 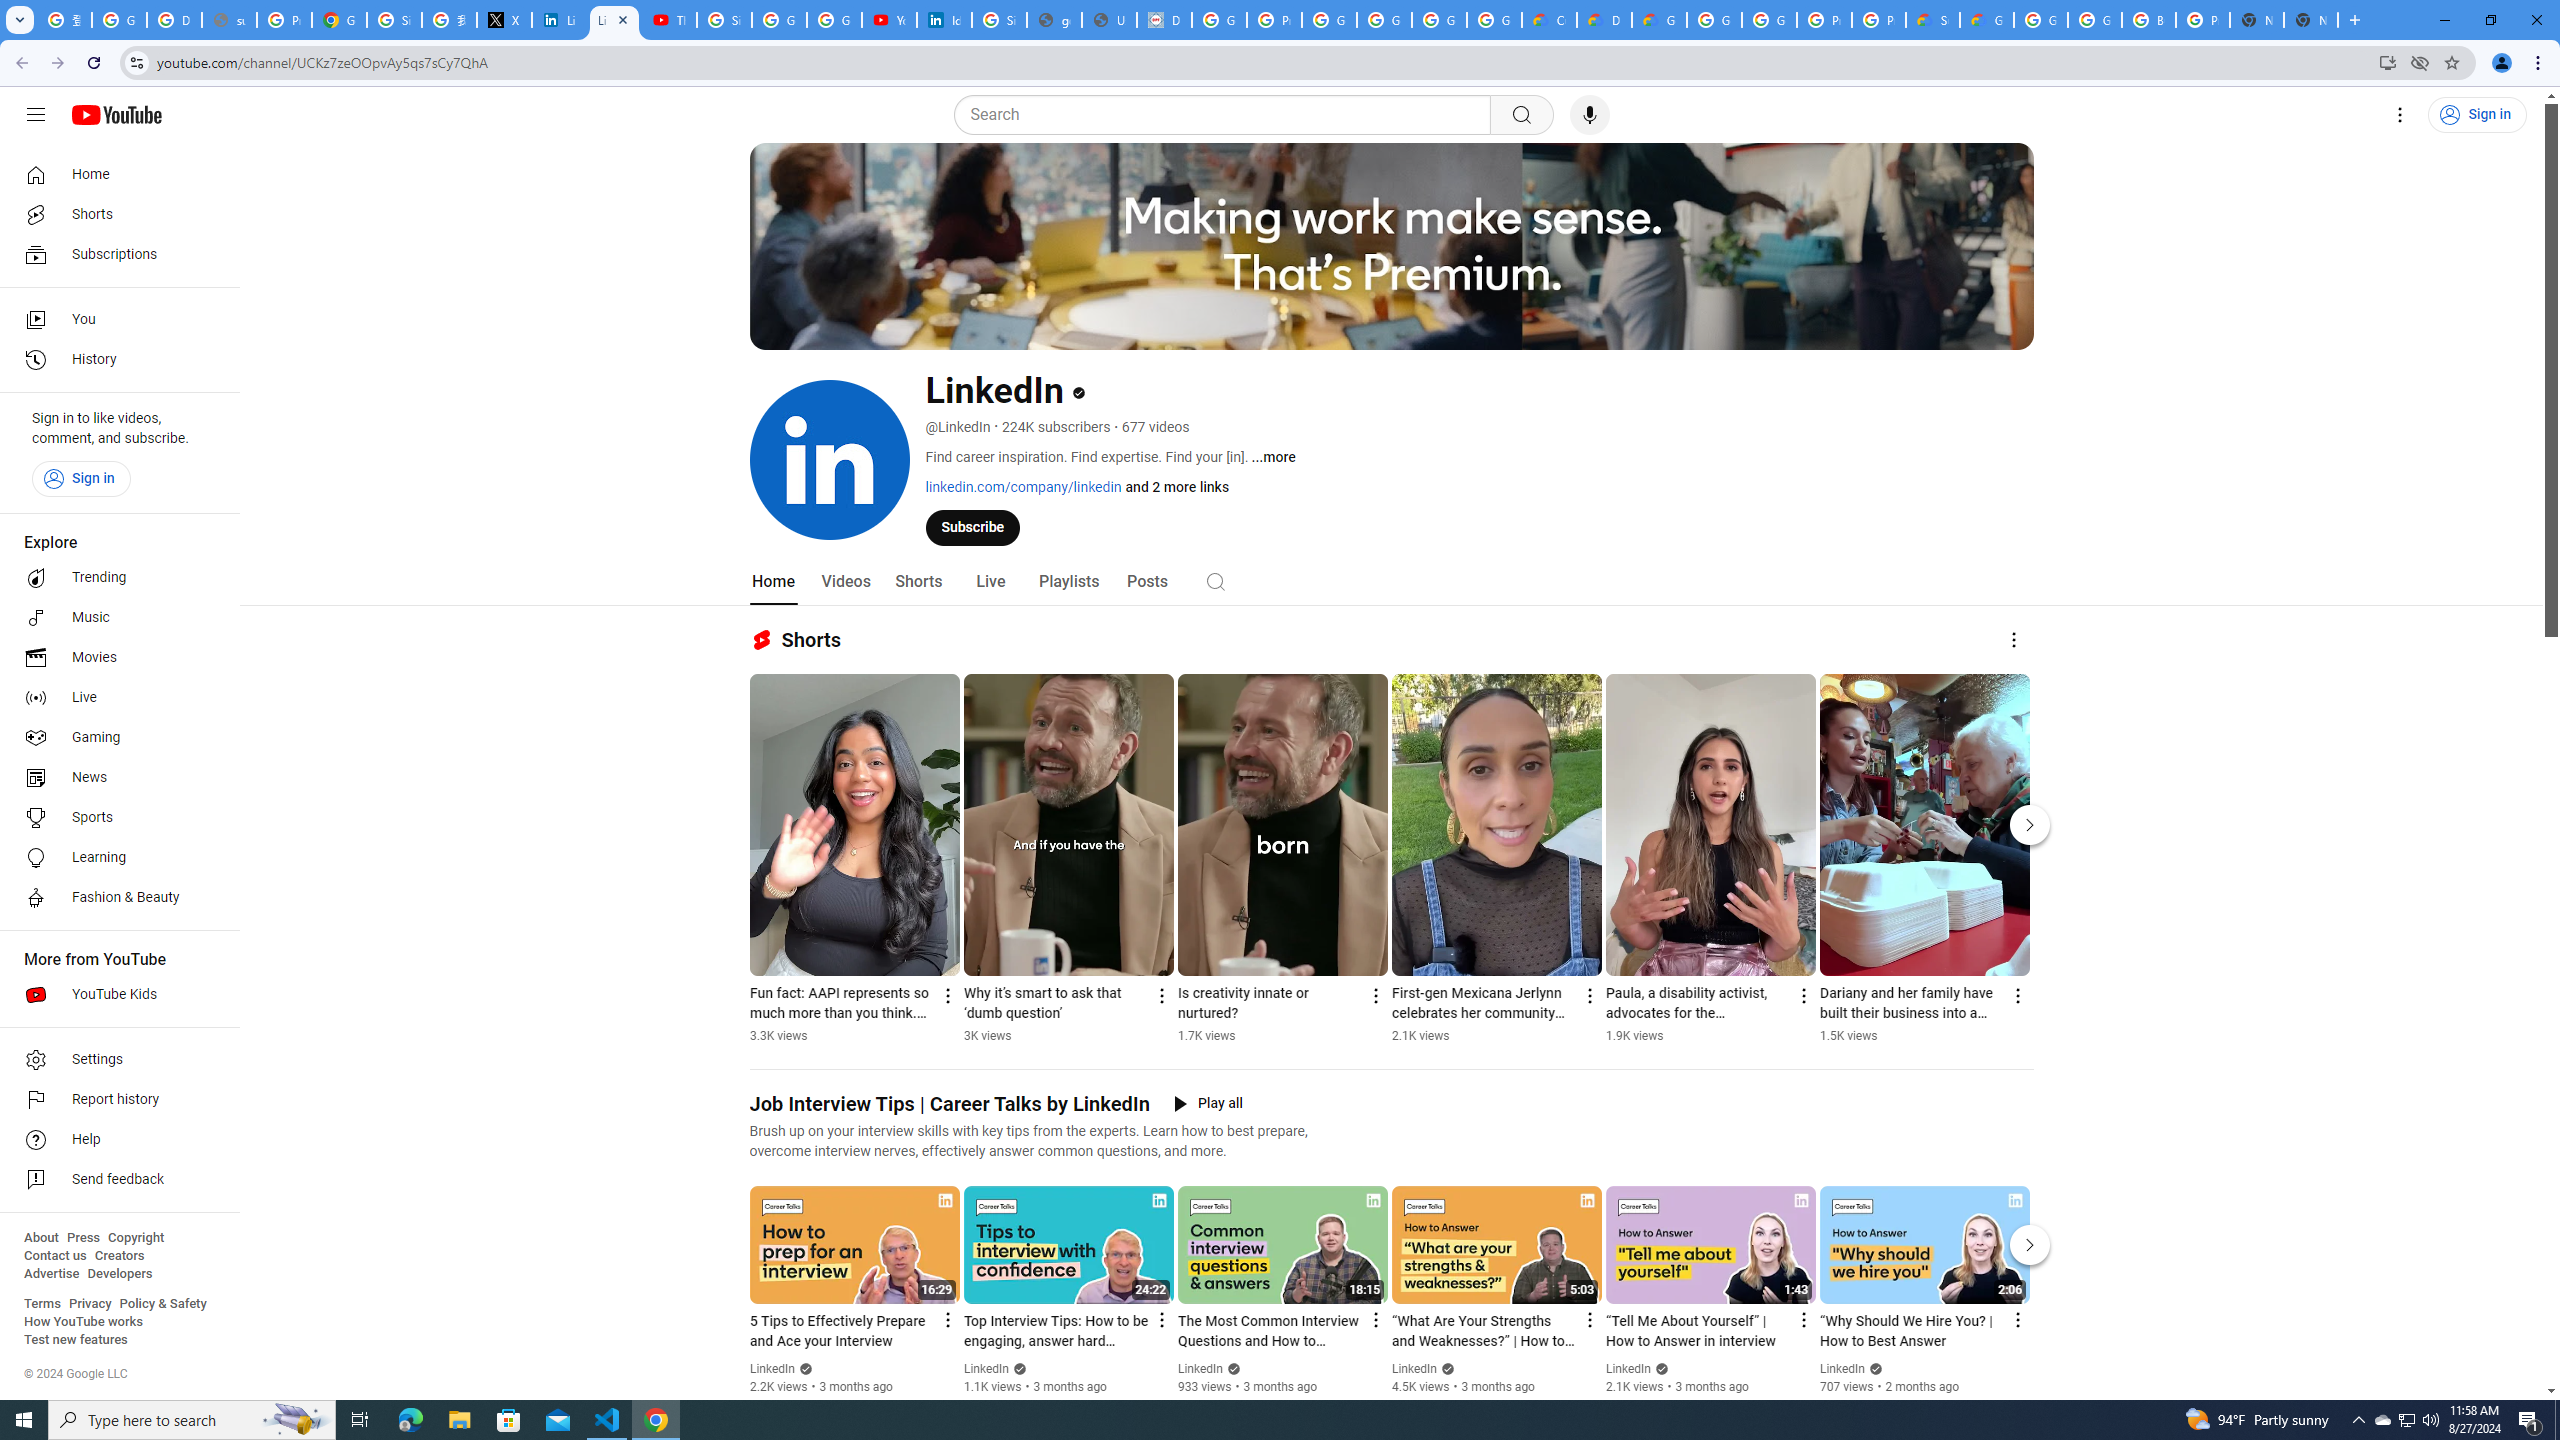 What do you see at coordinates (162, 1302) in the screenshot?
I see `'Policy & Safety'` at bounding box center [162, 1302].